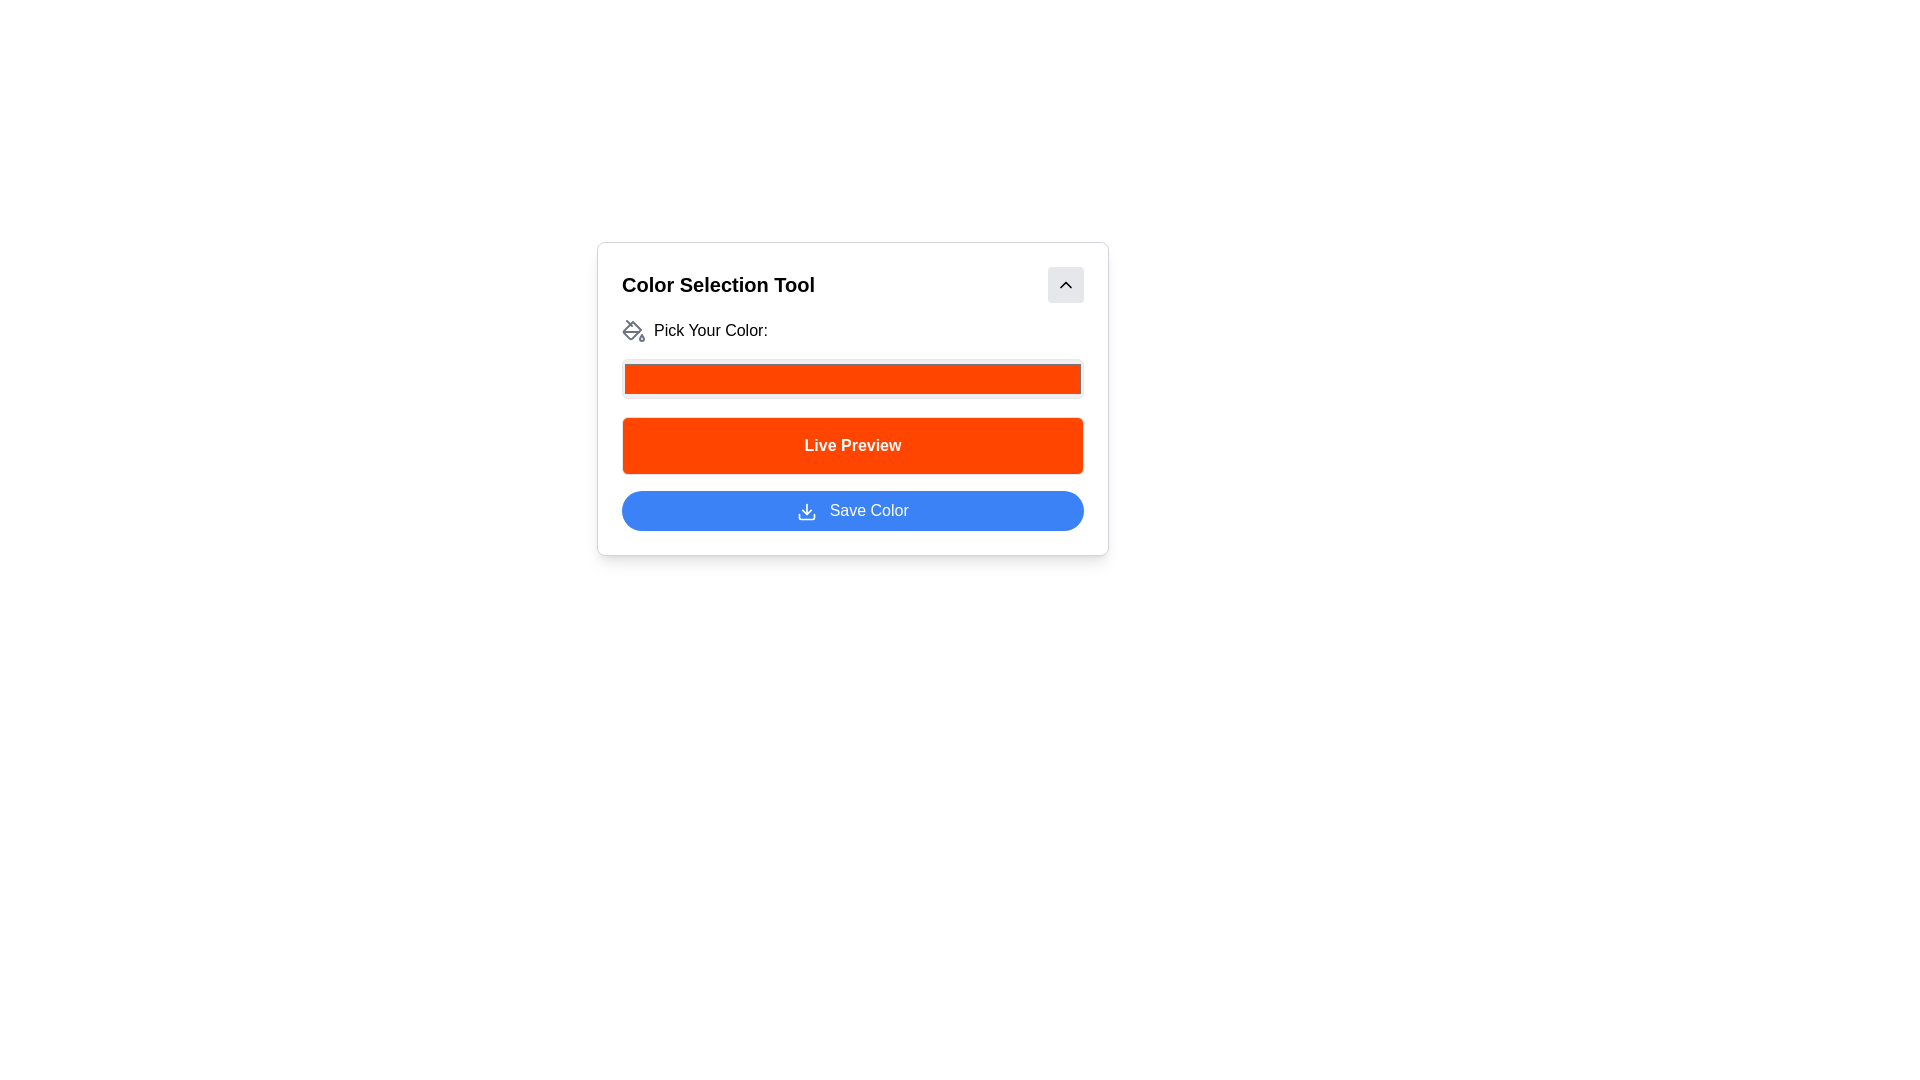 Image resolution: width=1920 pixels, height=1080 pixels. I want to click on the paint bucket icon with a droplet, located next to the text 'Pick Your Color:' in the 'Color Selection Tool' interface, so click(632, 330).